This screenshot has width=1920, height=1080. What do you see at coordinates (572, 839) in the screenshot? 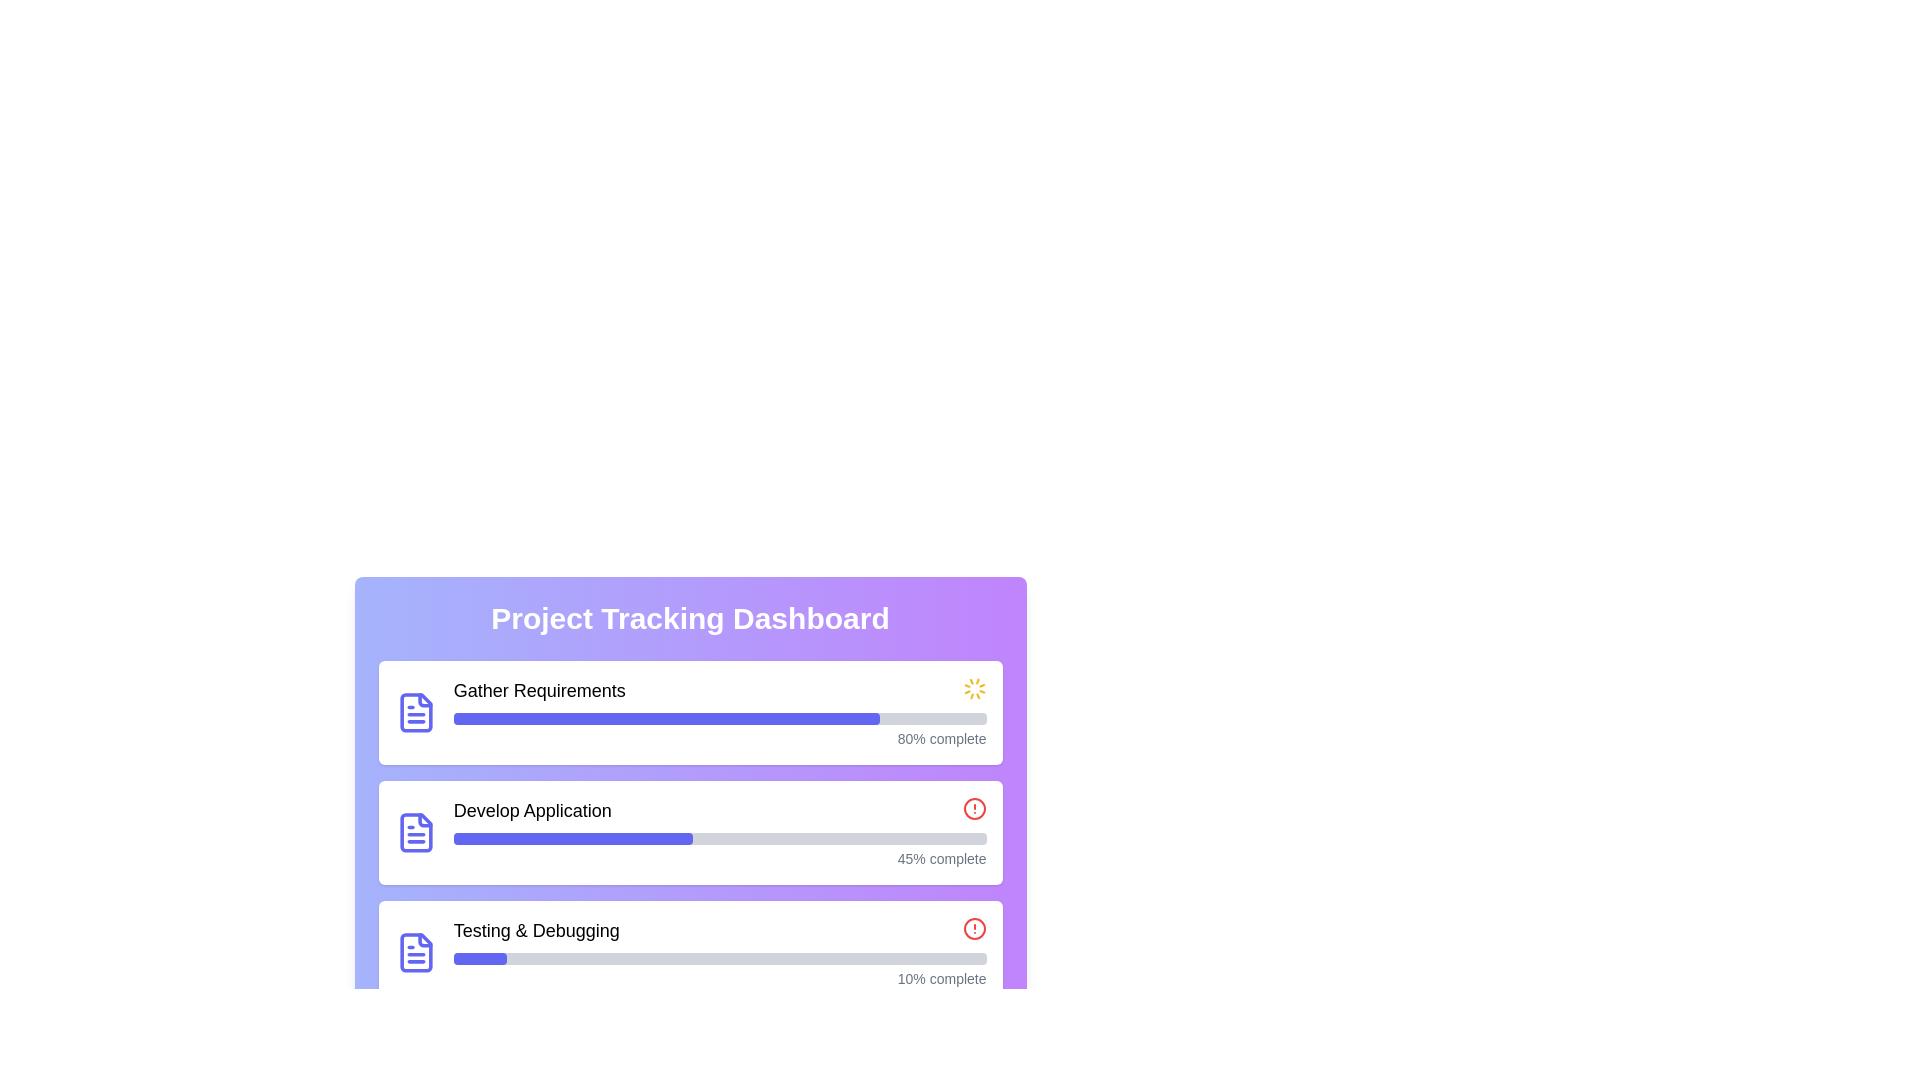
I see `the Progress Bar Indicator that visually represents the completion percentage of the 'Develop Application' task in the project tracking interface for interaction` at bounding box center [572, 839].